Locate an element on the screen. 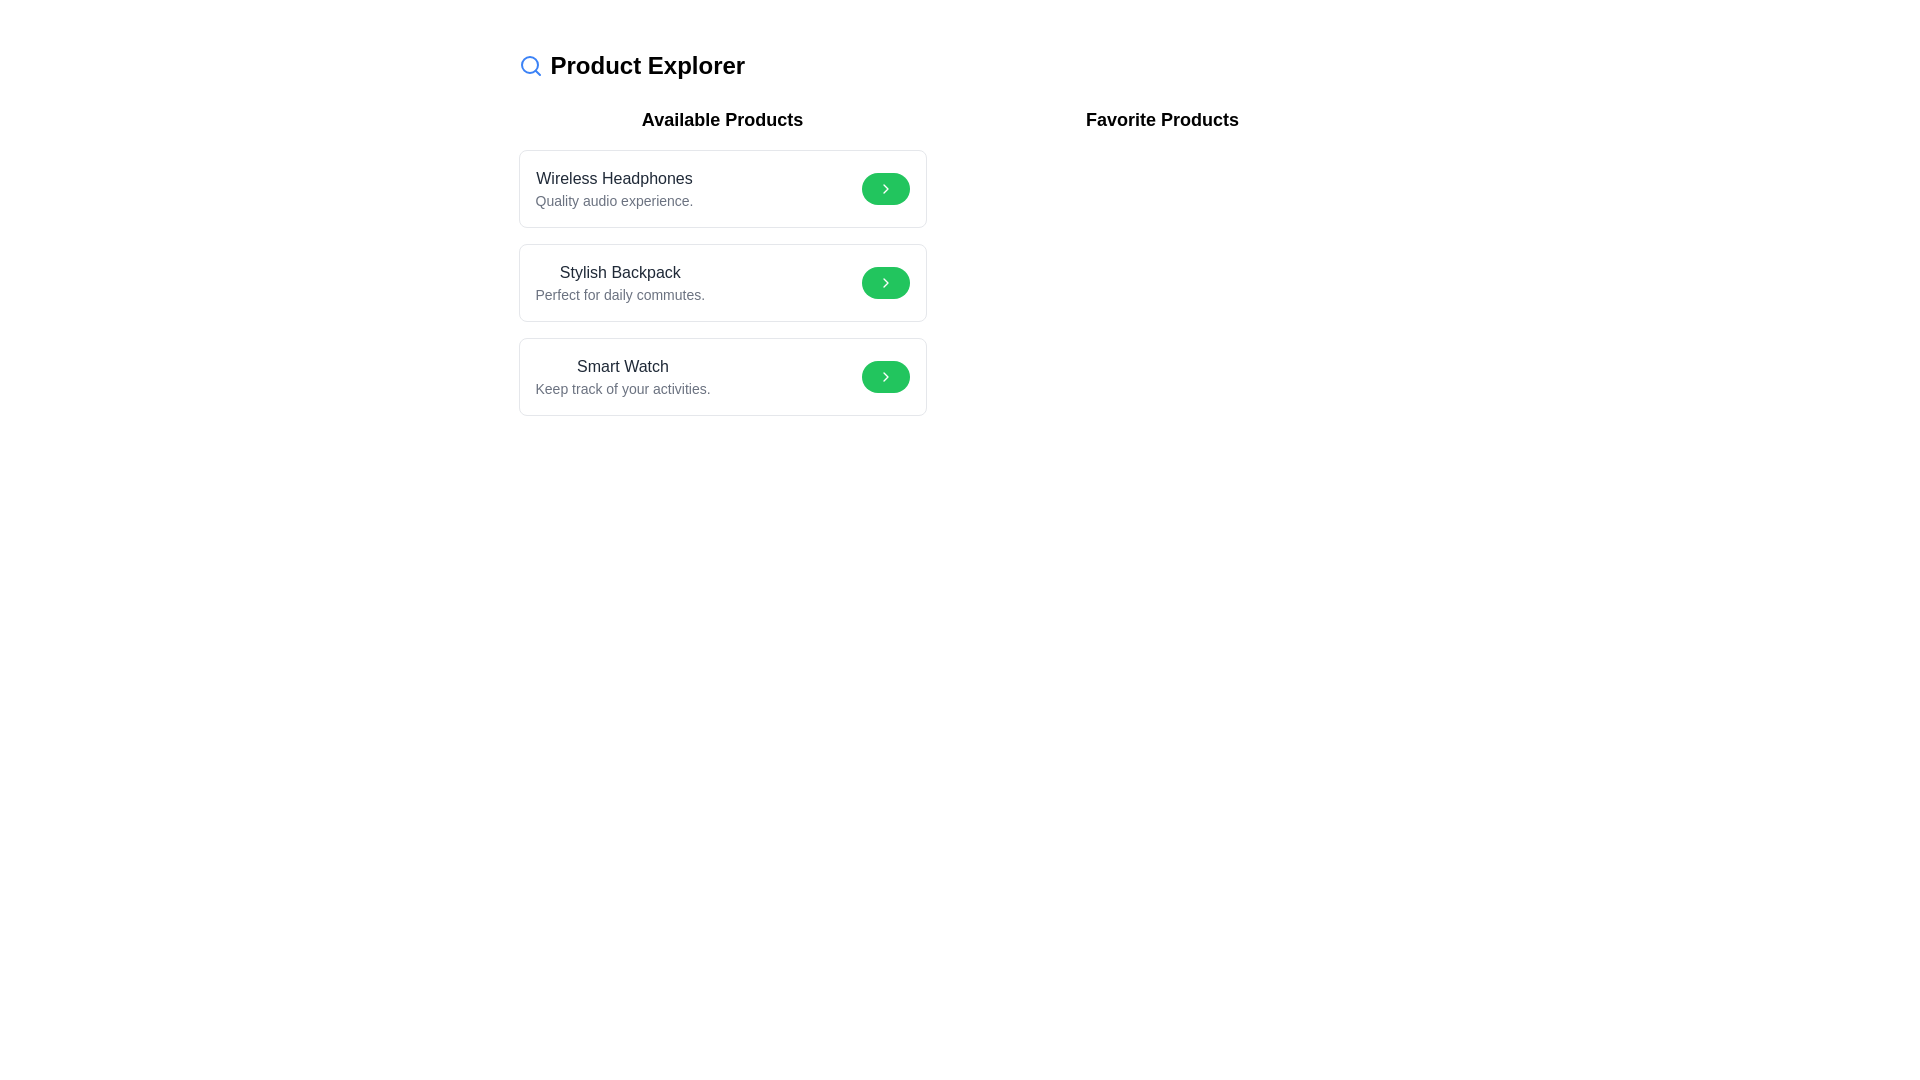 Image resolution: width=1920 pixels, height=1080 pixels. text content of the Label titled 'Smart Watch' with the description 'Keep track of your activities.' located in the bottom-right corner of the 'Available Products' section is located at coordinates (622, 377).